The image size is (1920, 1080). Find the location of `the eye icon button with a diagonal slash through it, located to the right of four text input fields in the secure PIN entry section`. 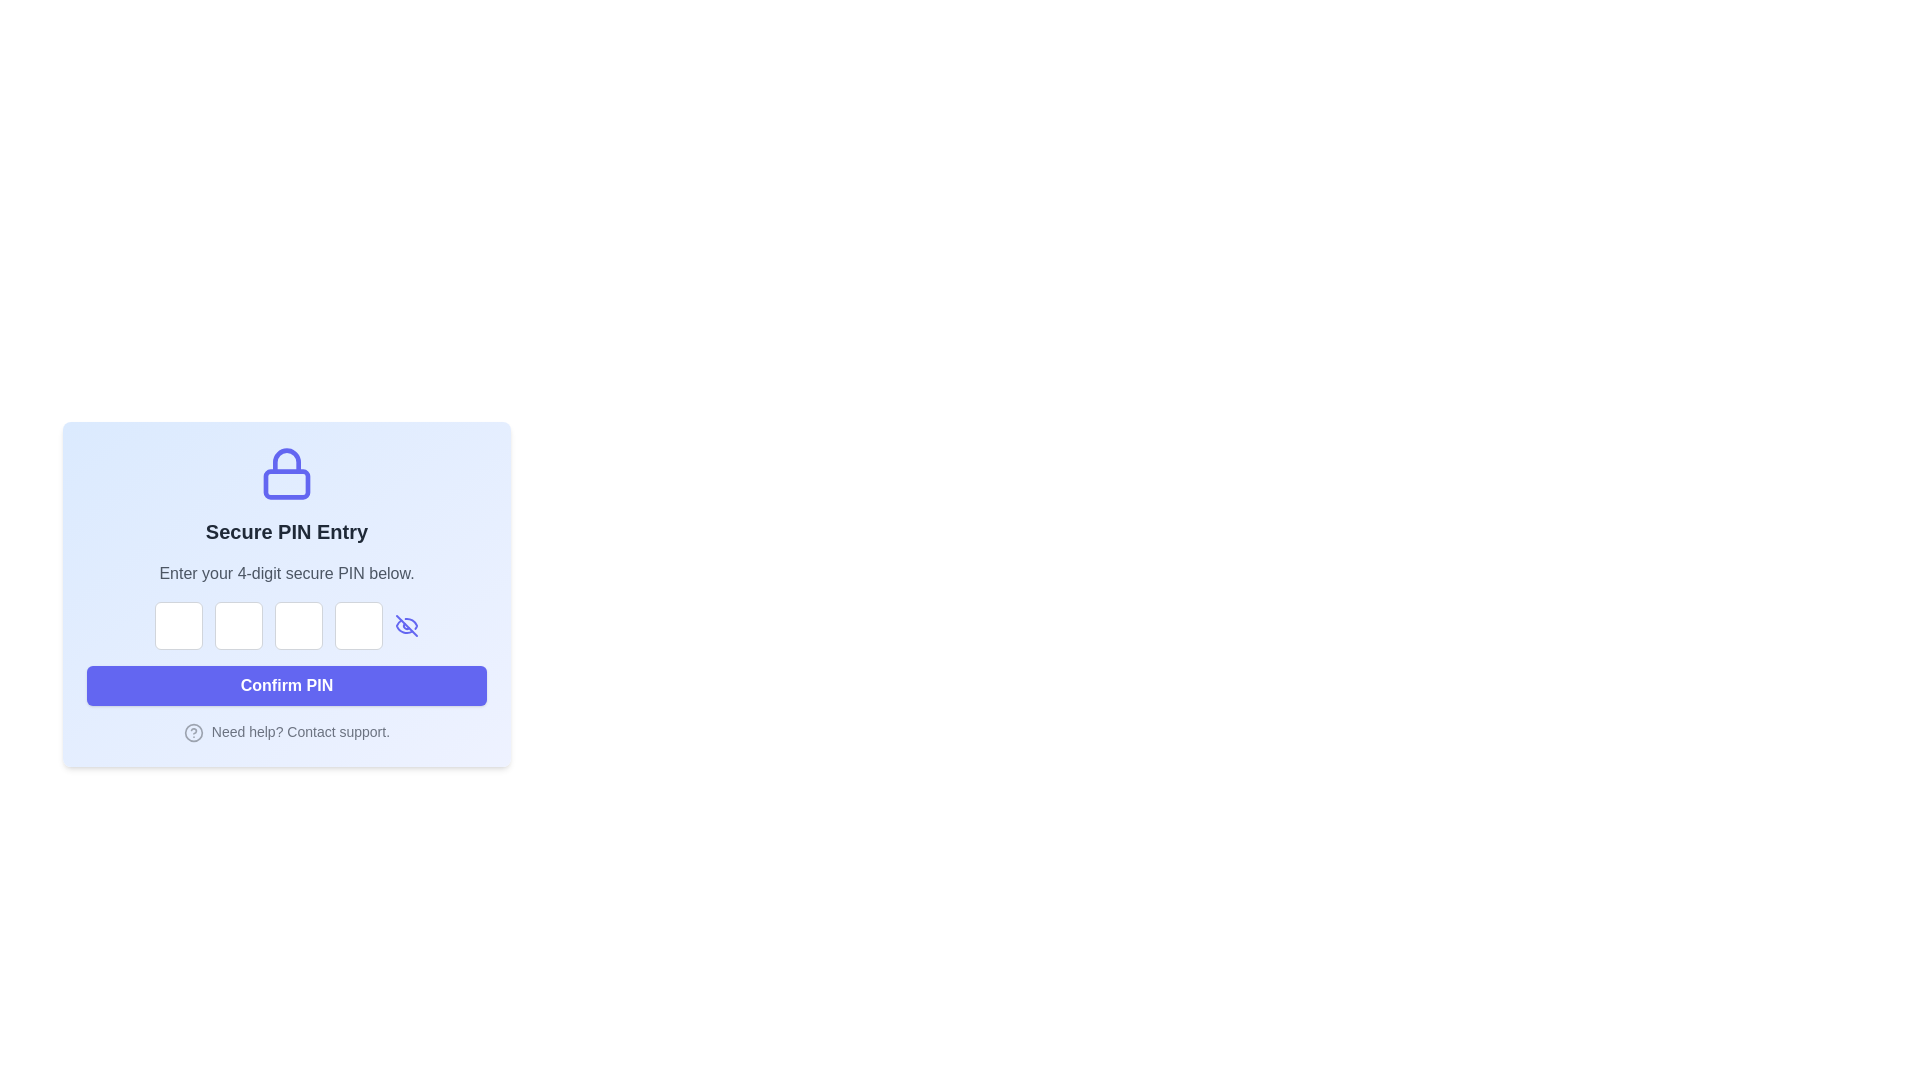

the eye icon button with a diagonal slash through it, located to the right of four text input fields in the secure PIN entry section is located at coordinates (406, 624).